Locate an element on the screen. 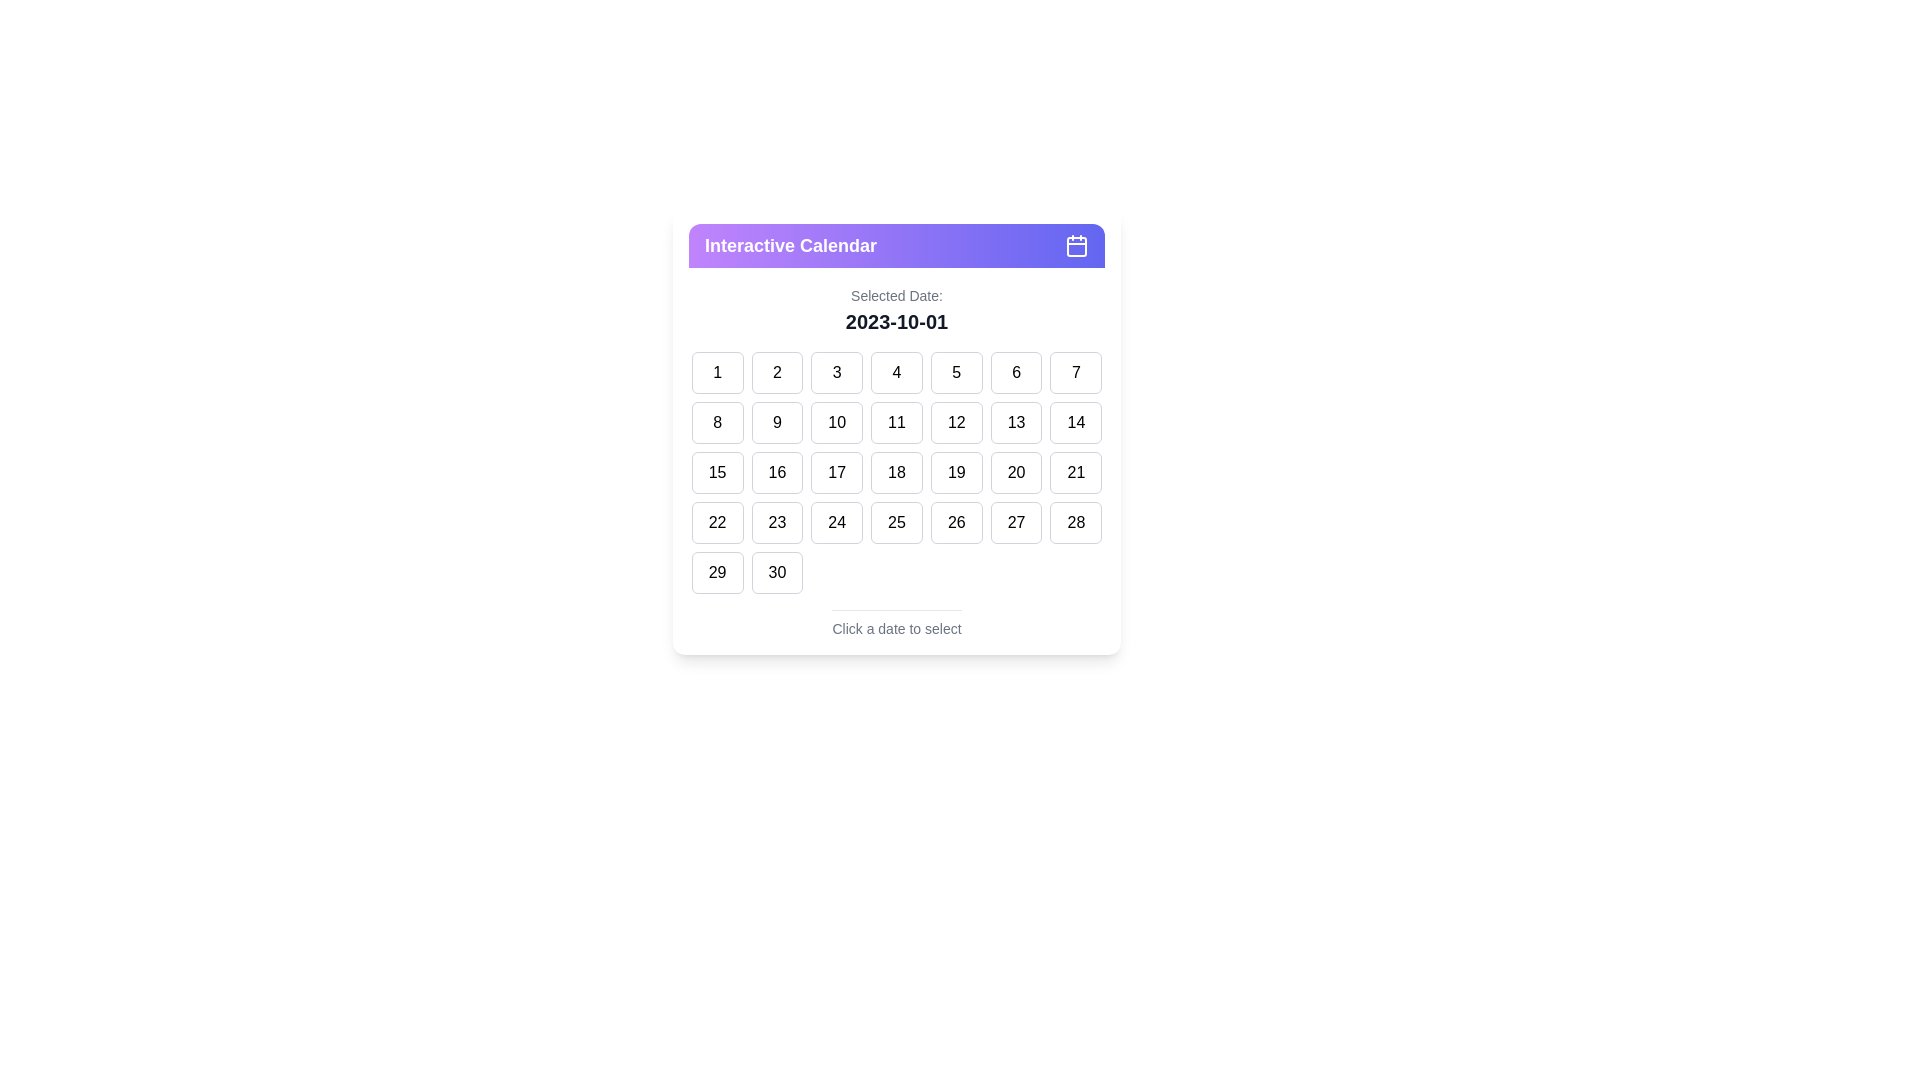 The image size is (1920, 1080). the button displaying the number '11' in the calendar interface is located at coordinates (896, 422).